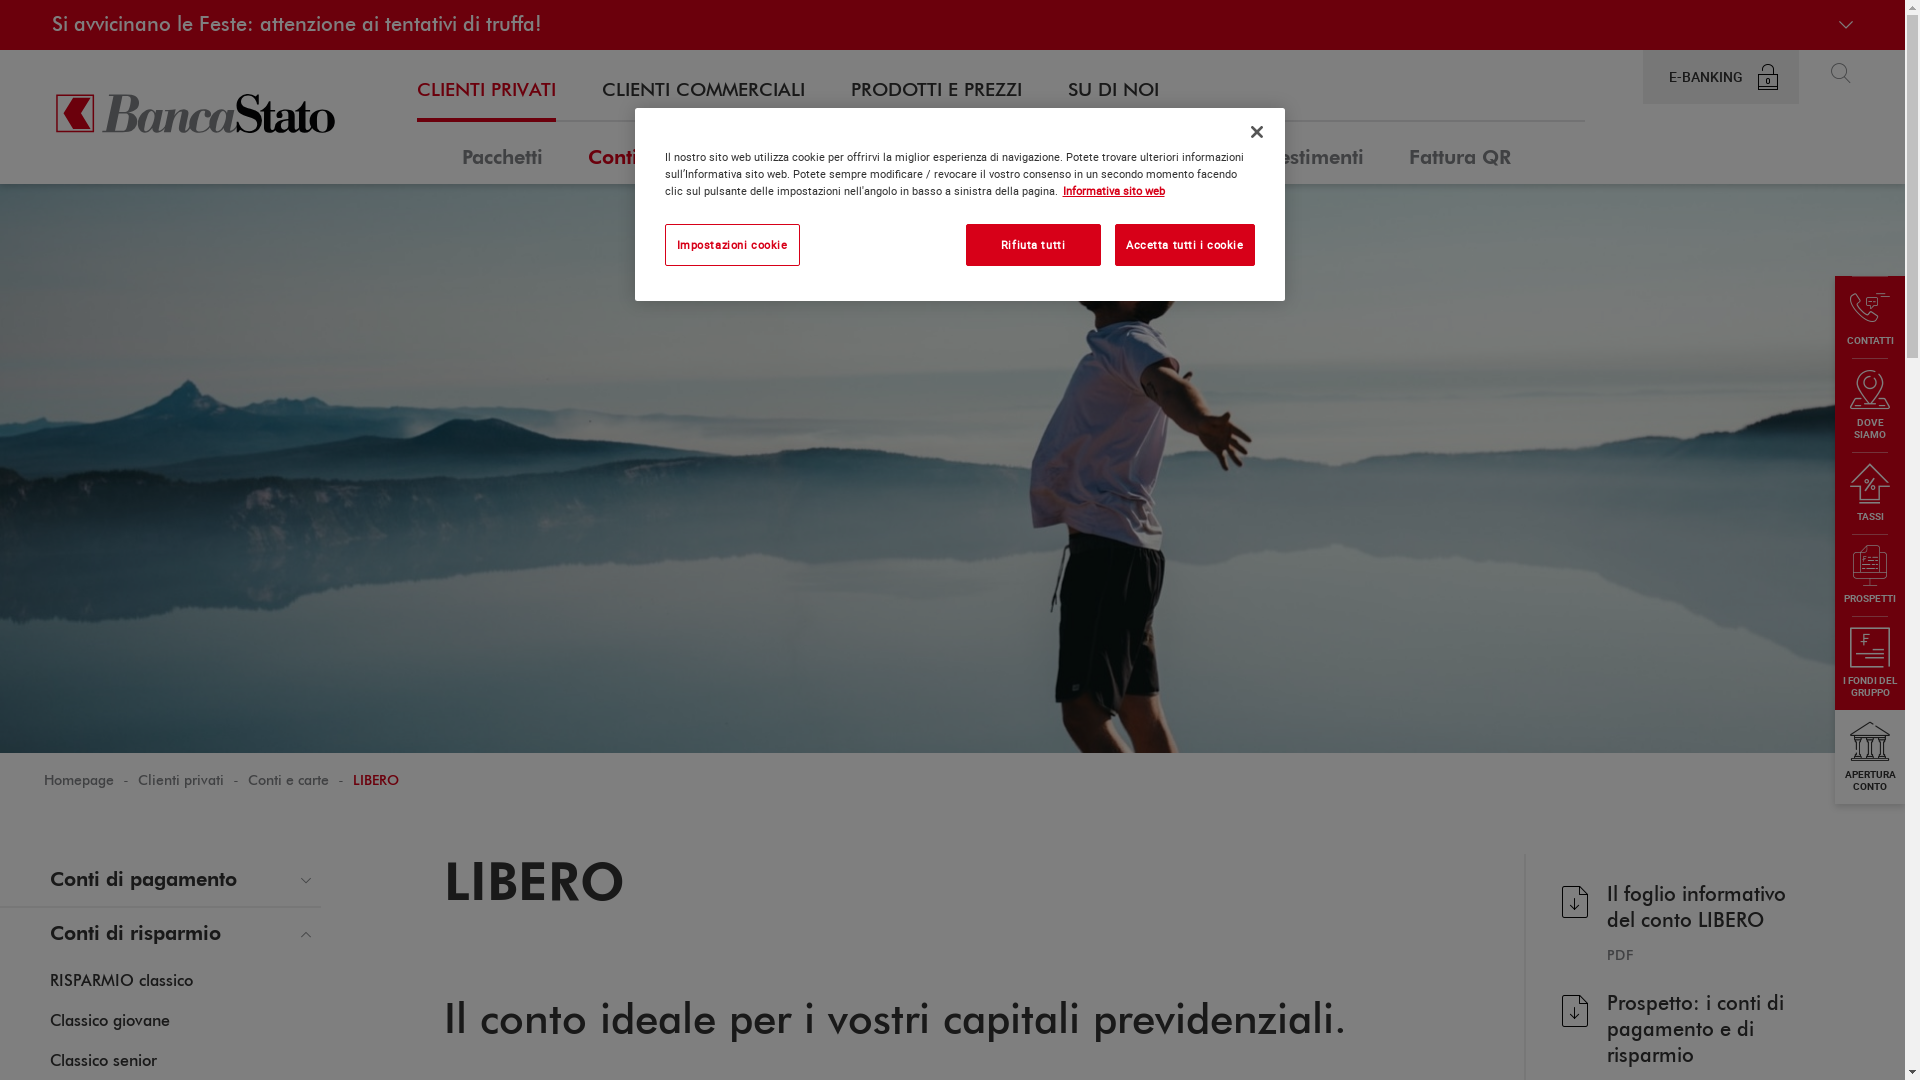  Describe the element at coordinates (1067, 91) in the screenshot. I see `'SU DI NOI'` at that location.